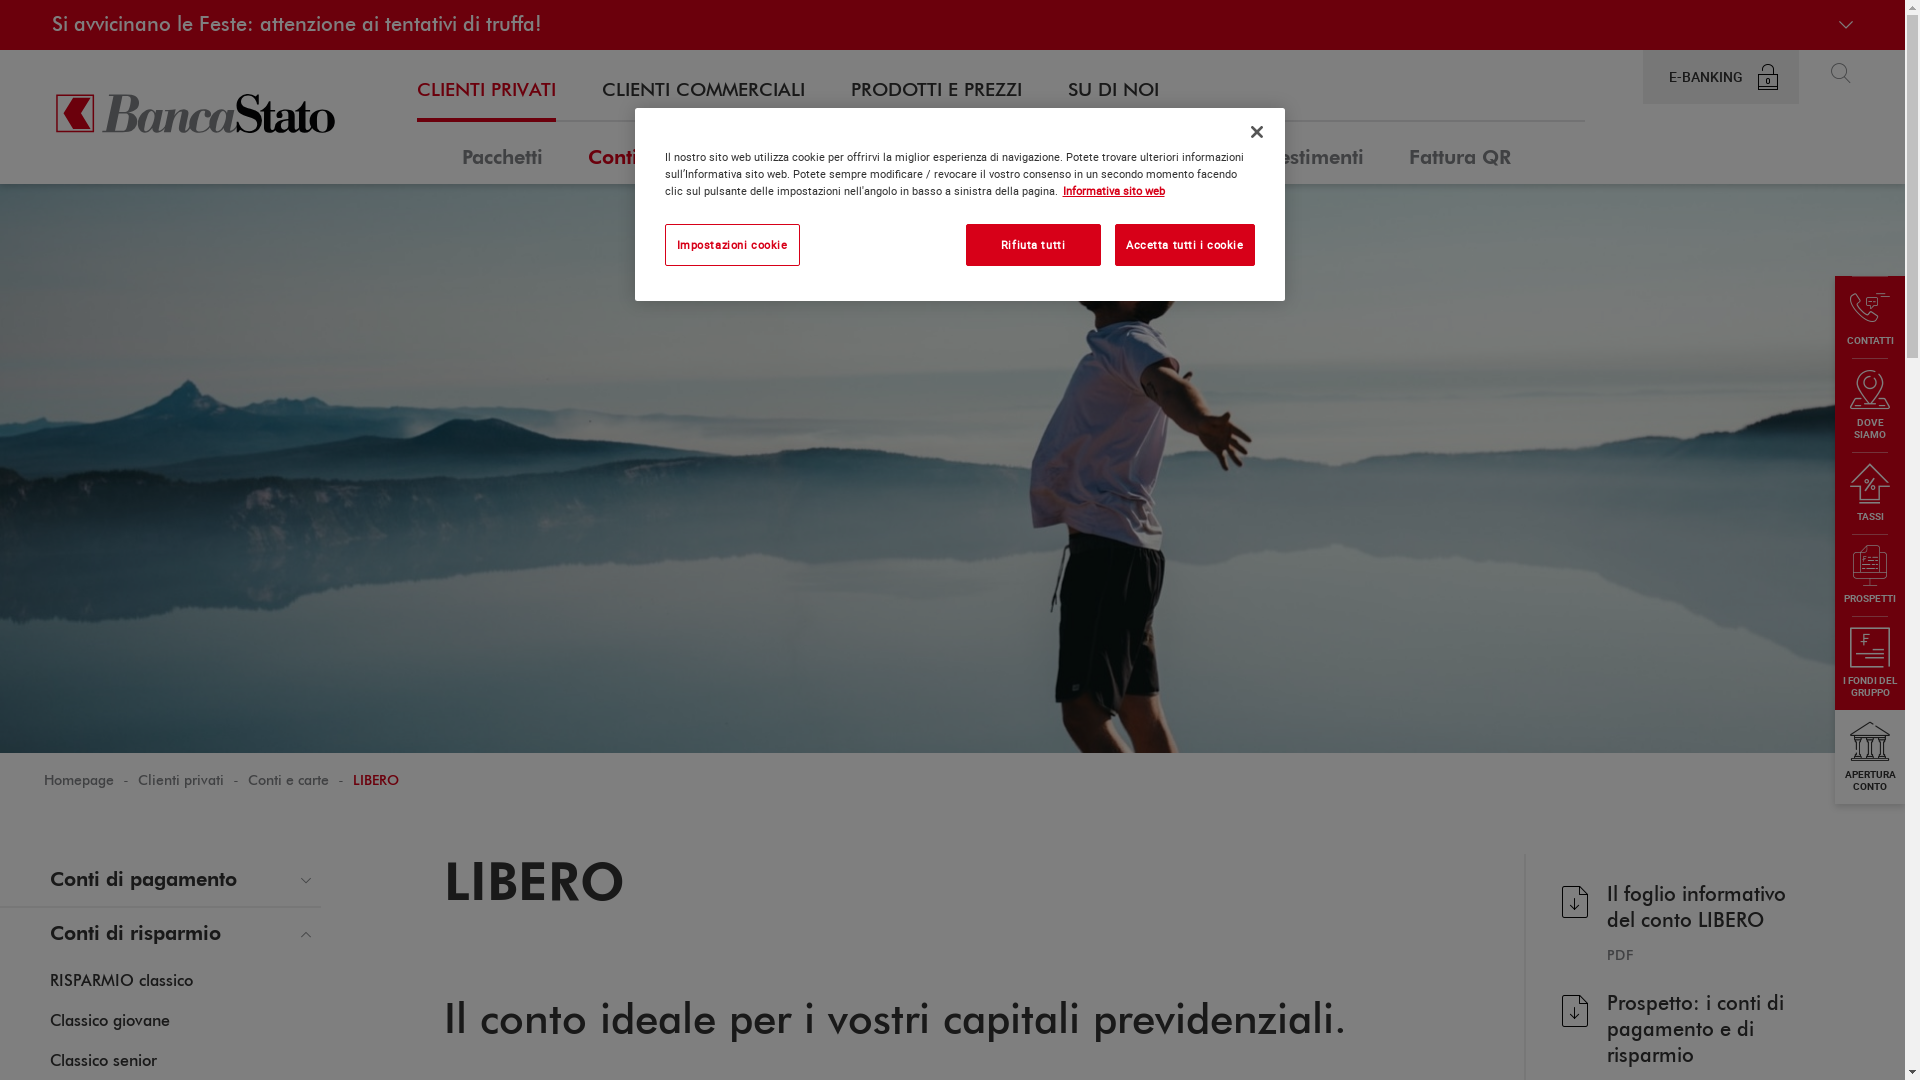  Describe the element at coordinates (1067, 91) in the screenshot. I see `'SU DI NOI'` at that location.